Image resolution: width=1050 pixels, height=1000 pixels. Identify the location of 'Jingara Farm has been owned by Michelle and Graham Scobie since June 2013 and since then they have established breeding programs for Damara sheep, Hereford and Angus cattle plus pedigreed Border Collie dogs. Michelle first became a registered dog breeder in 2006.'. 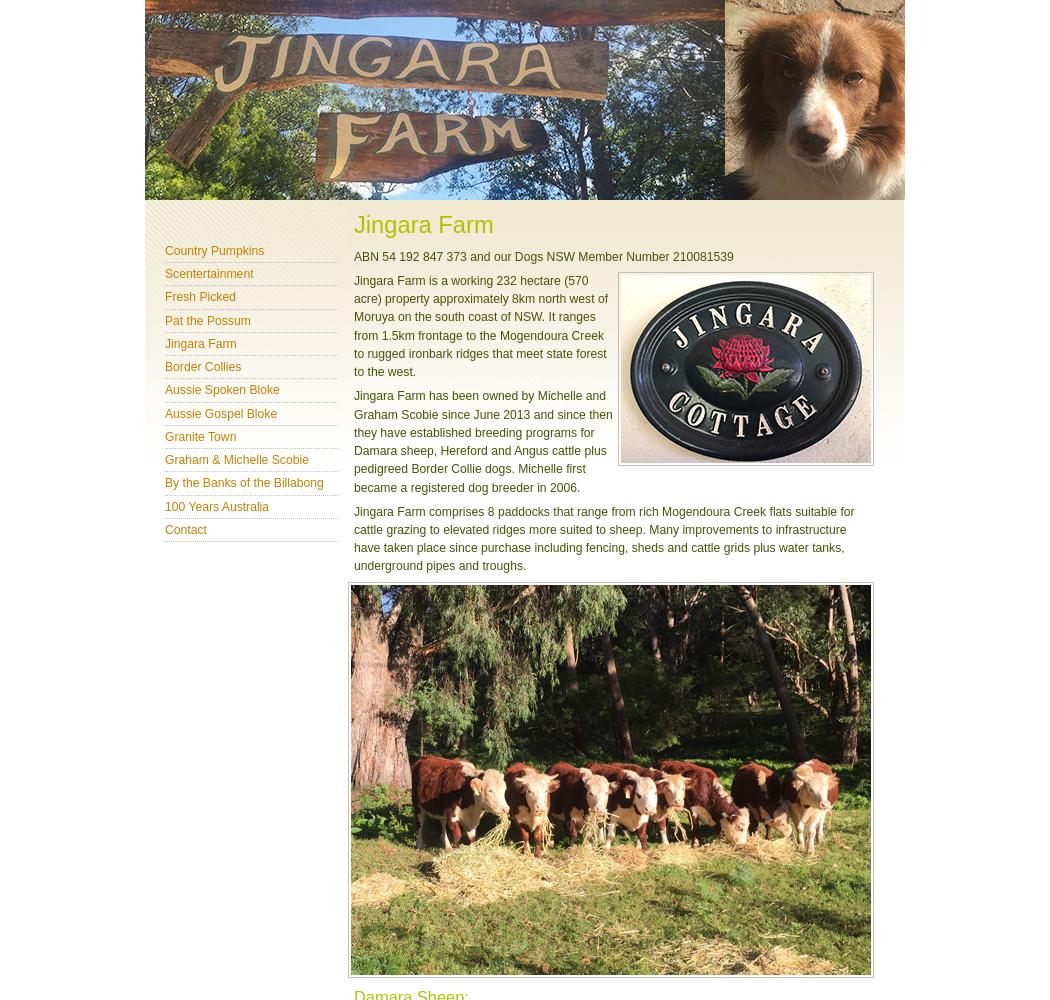
(483, 440).